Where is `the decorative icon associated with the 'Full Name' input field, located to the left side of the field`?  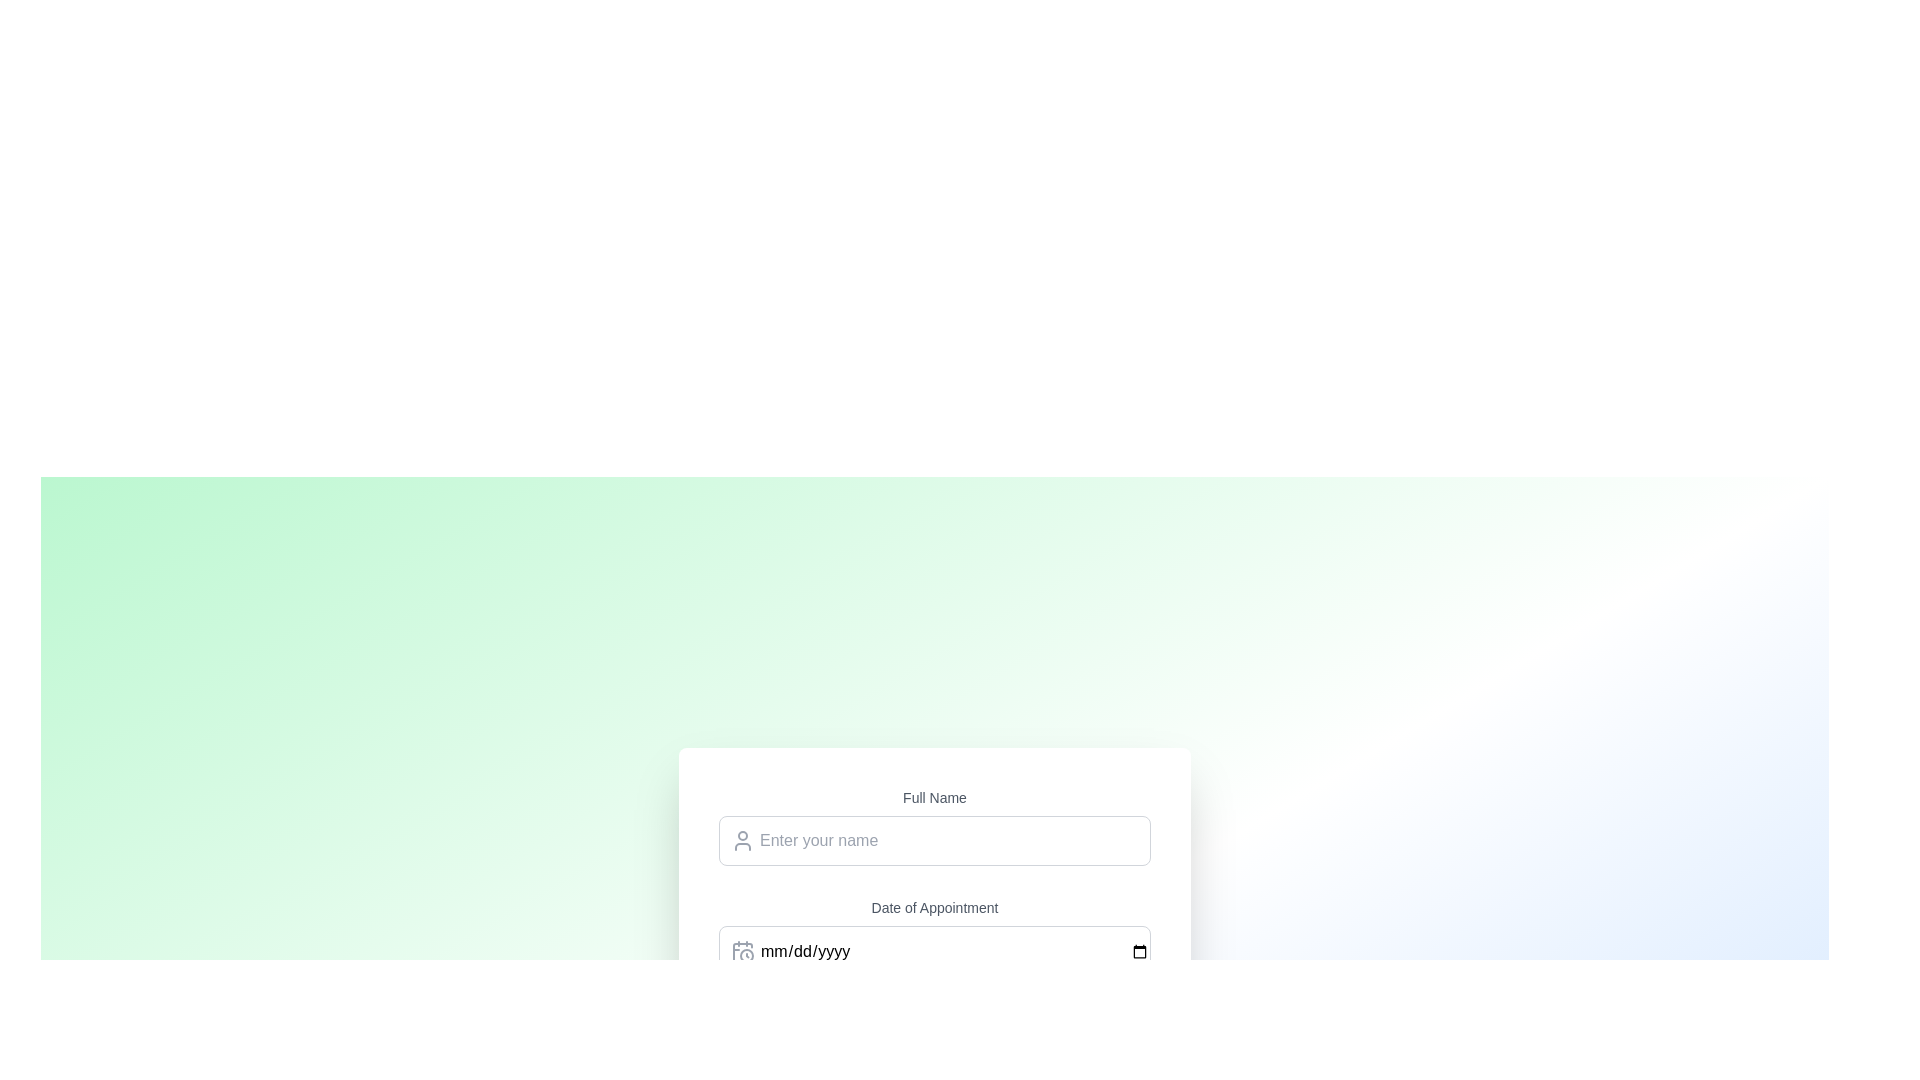
the decorative icon associated with the 'Full Name' input field, located to the left side of the field is located at coordinates (742, 840).